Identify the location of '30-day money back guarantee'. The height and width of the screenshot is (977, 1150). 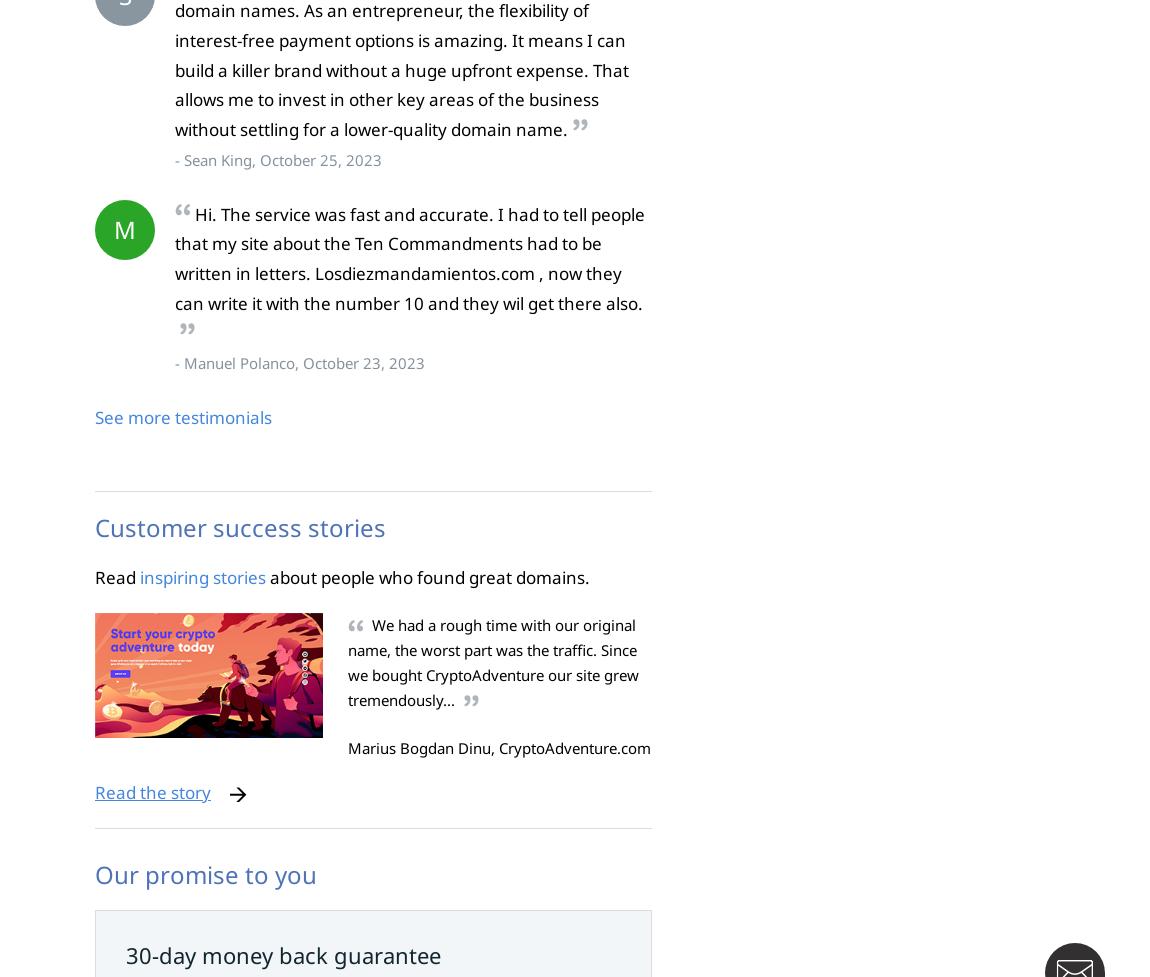
(282, 953).